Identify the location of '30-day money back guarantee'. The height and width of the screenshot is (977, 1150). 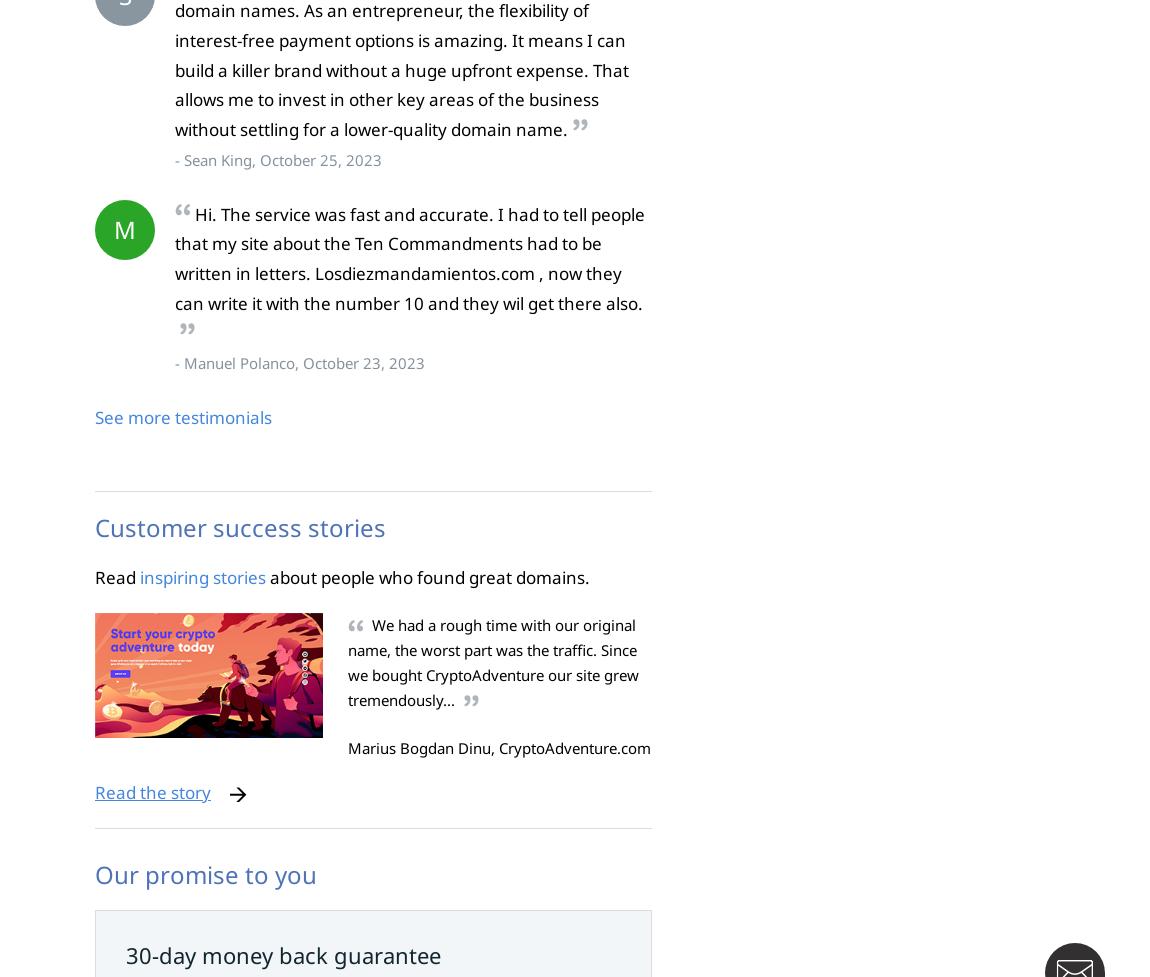
(282, 953).